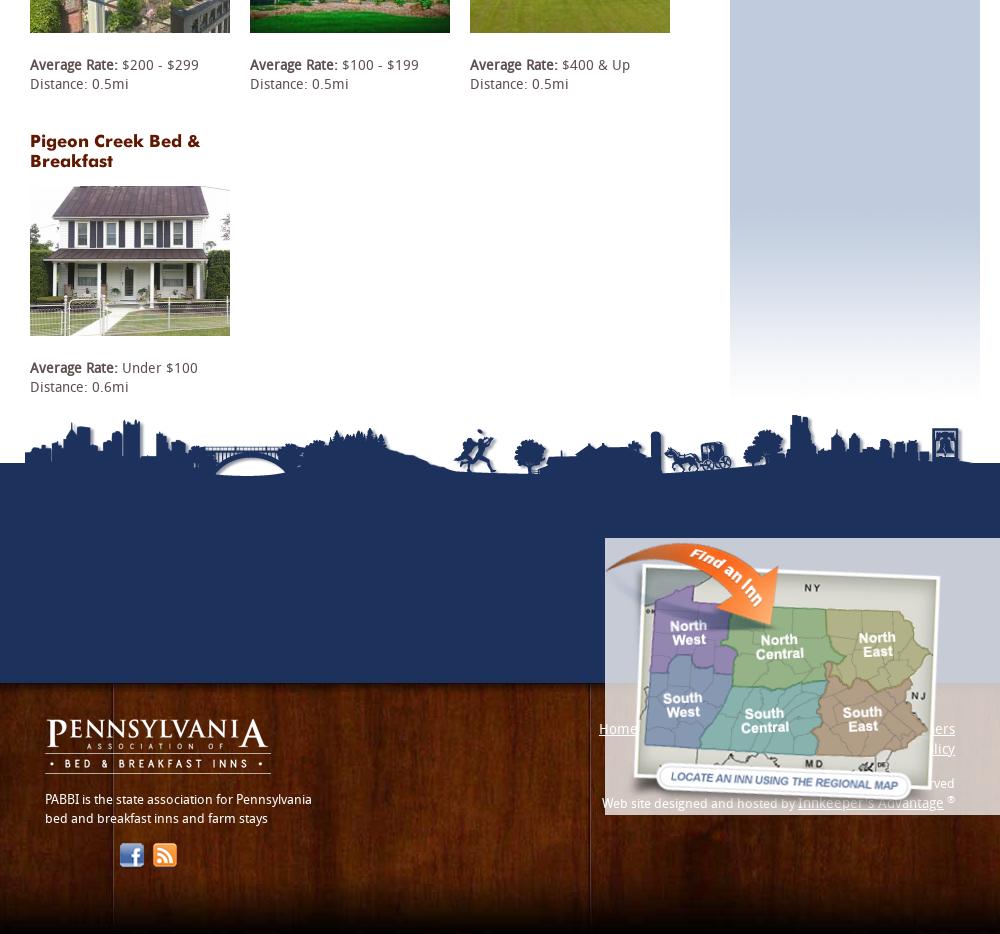 The width and height of the screenshot is (1000, 934). Describe the element at coordinates (194, 798) in the screenshot. I see `'is the state association for Pennsylvania'` at that location.